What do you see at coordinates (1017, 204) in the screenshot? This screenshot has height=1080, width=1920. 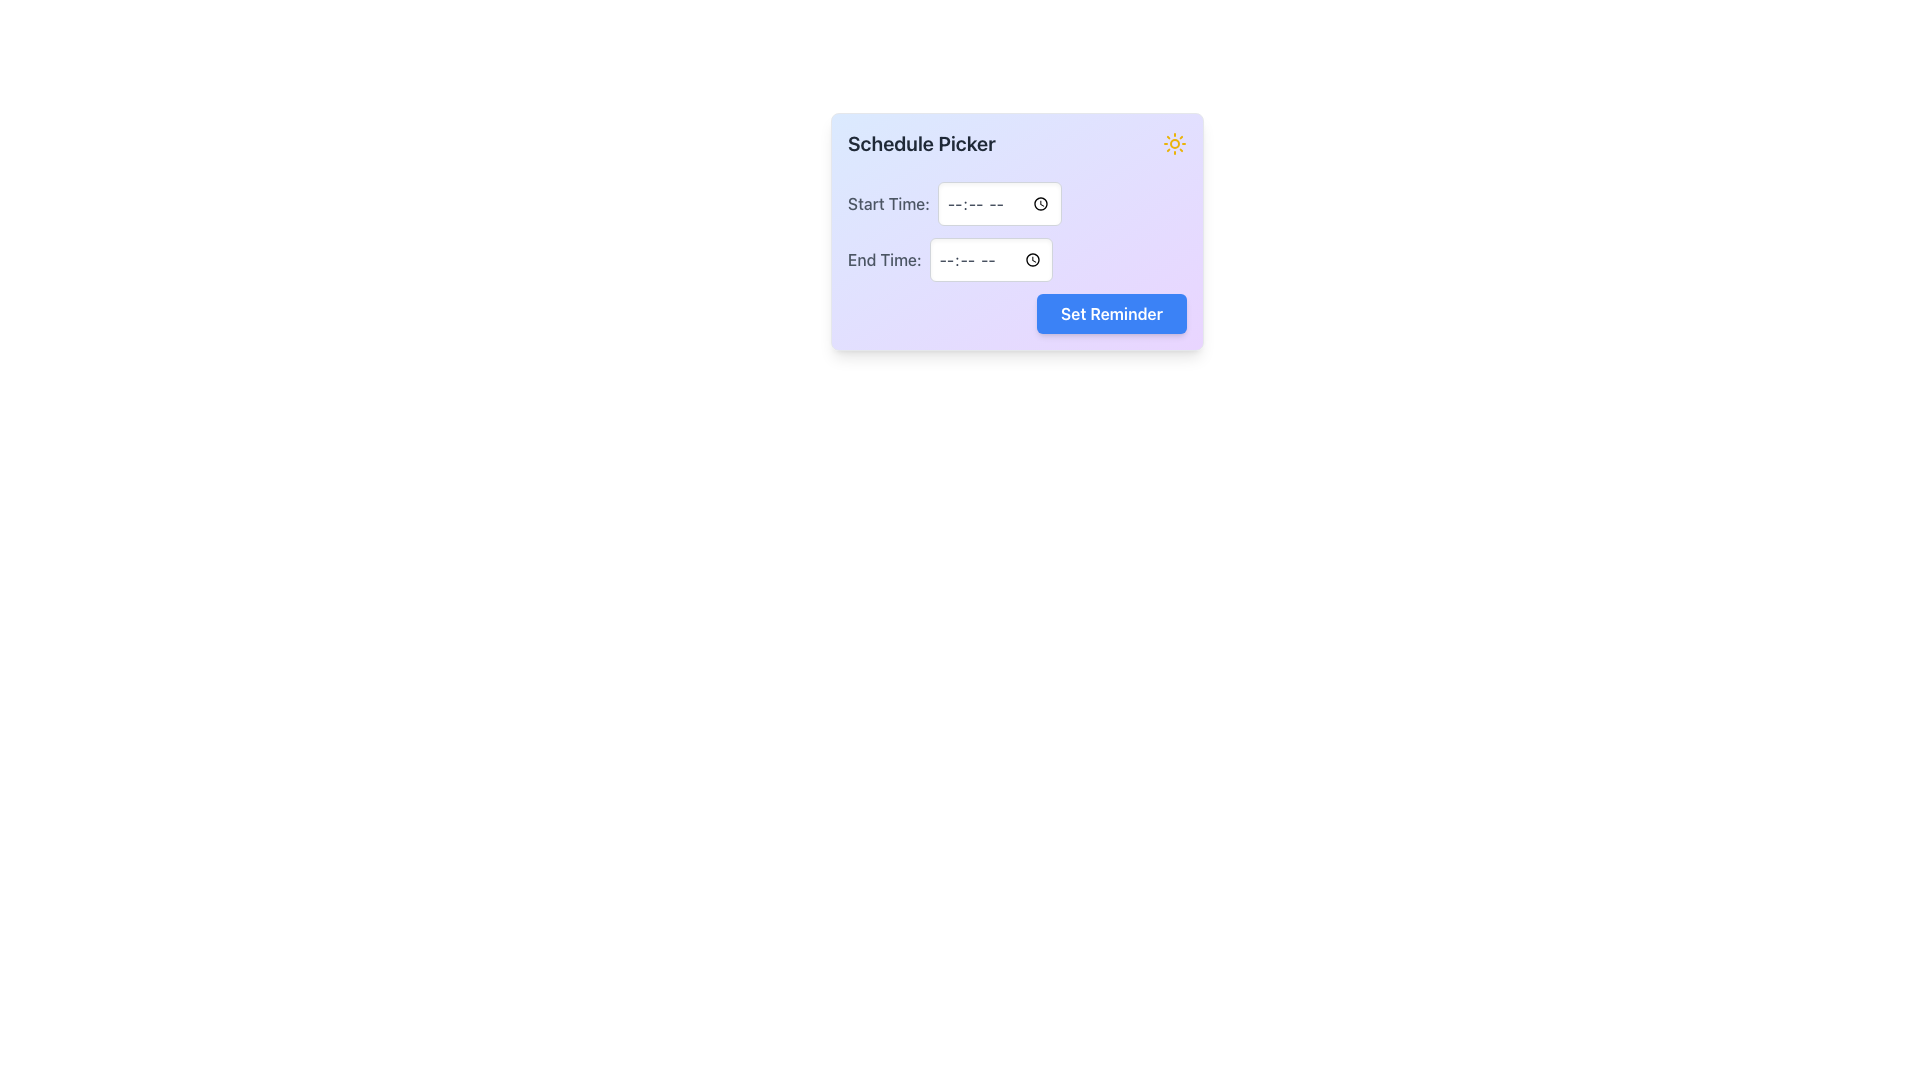 I see `the 'Start Time:' time picker input field` at bounding box center [1017, 204].